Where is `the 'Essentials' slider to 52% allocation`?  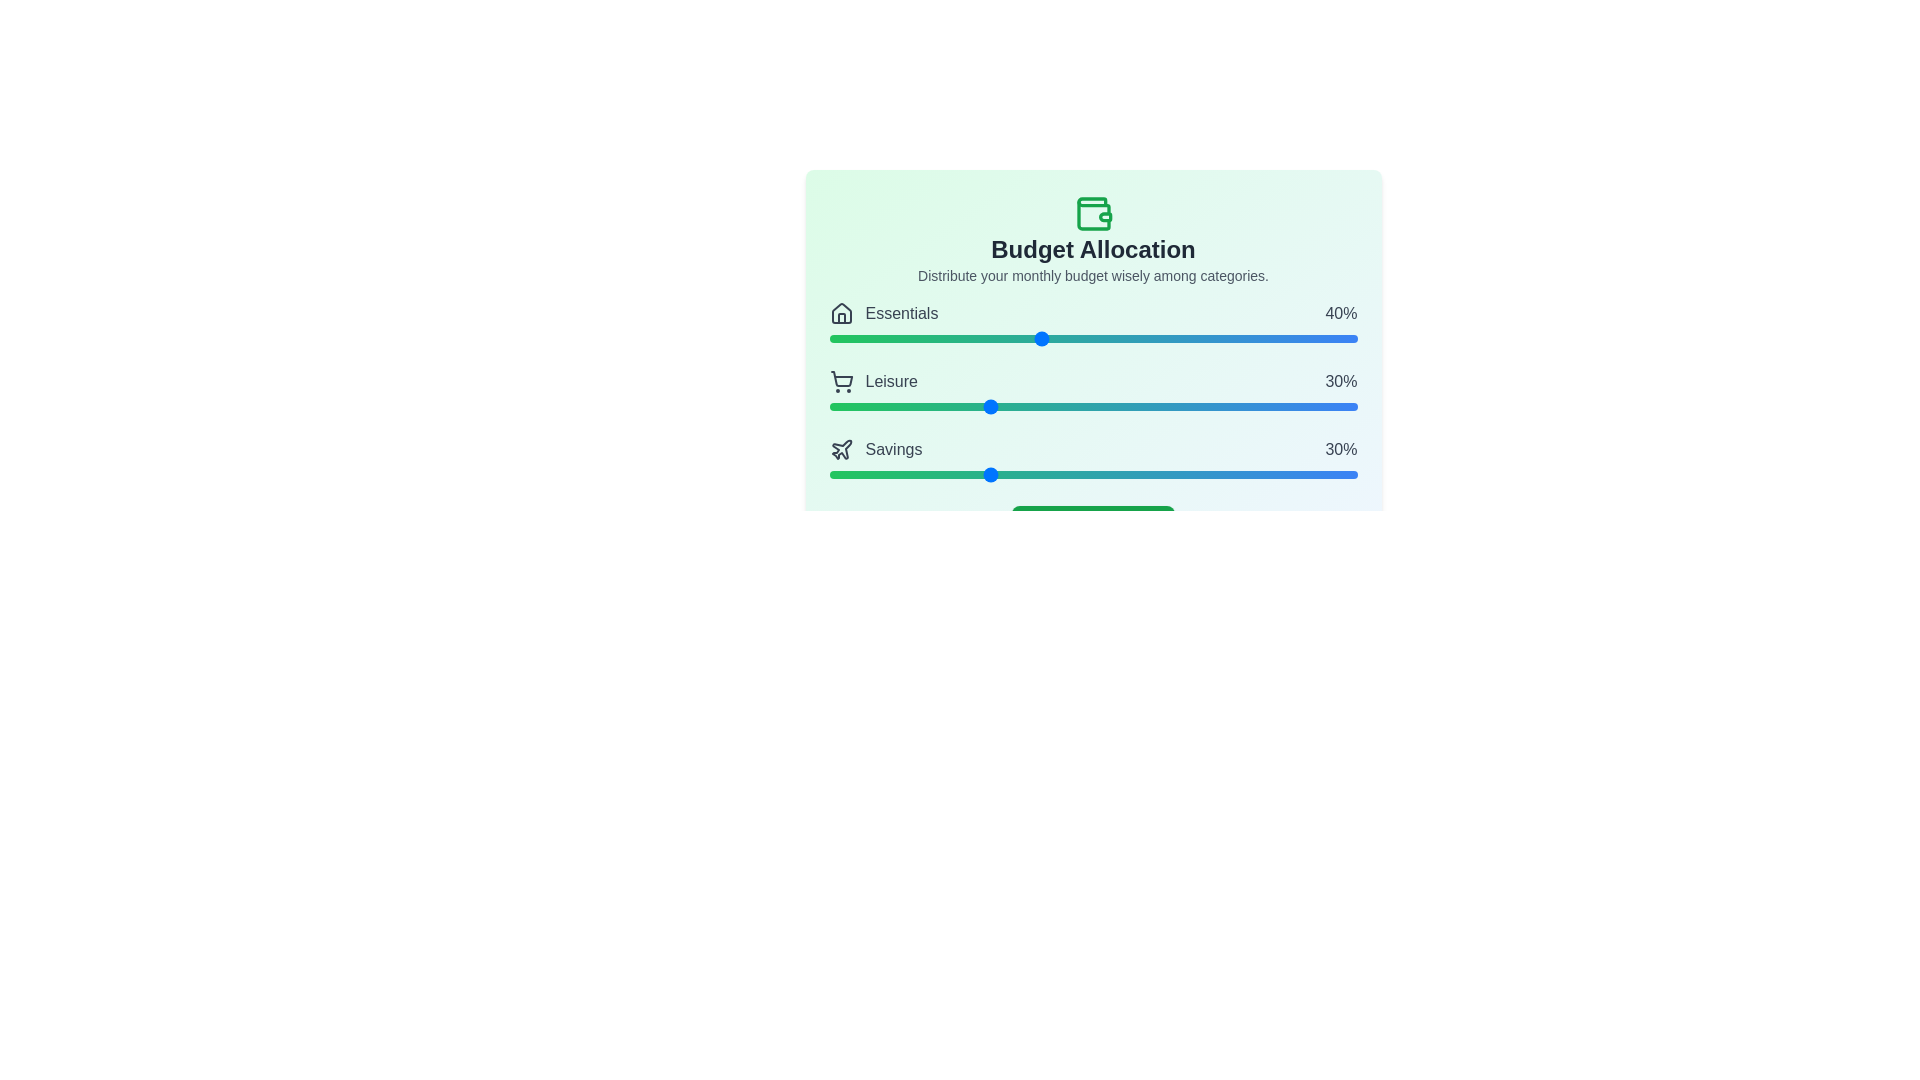 the 'Essentials' slider to 52% allocation is located at coordinates (1103, 338).